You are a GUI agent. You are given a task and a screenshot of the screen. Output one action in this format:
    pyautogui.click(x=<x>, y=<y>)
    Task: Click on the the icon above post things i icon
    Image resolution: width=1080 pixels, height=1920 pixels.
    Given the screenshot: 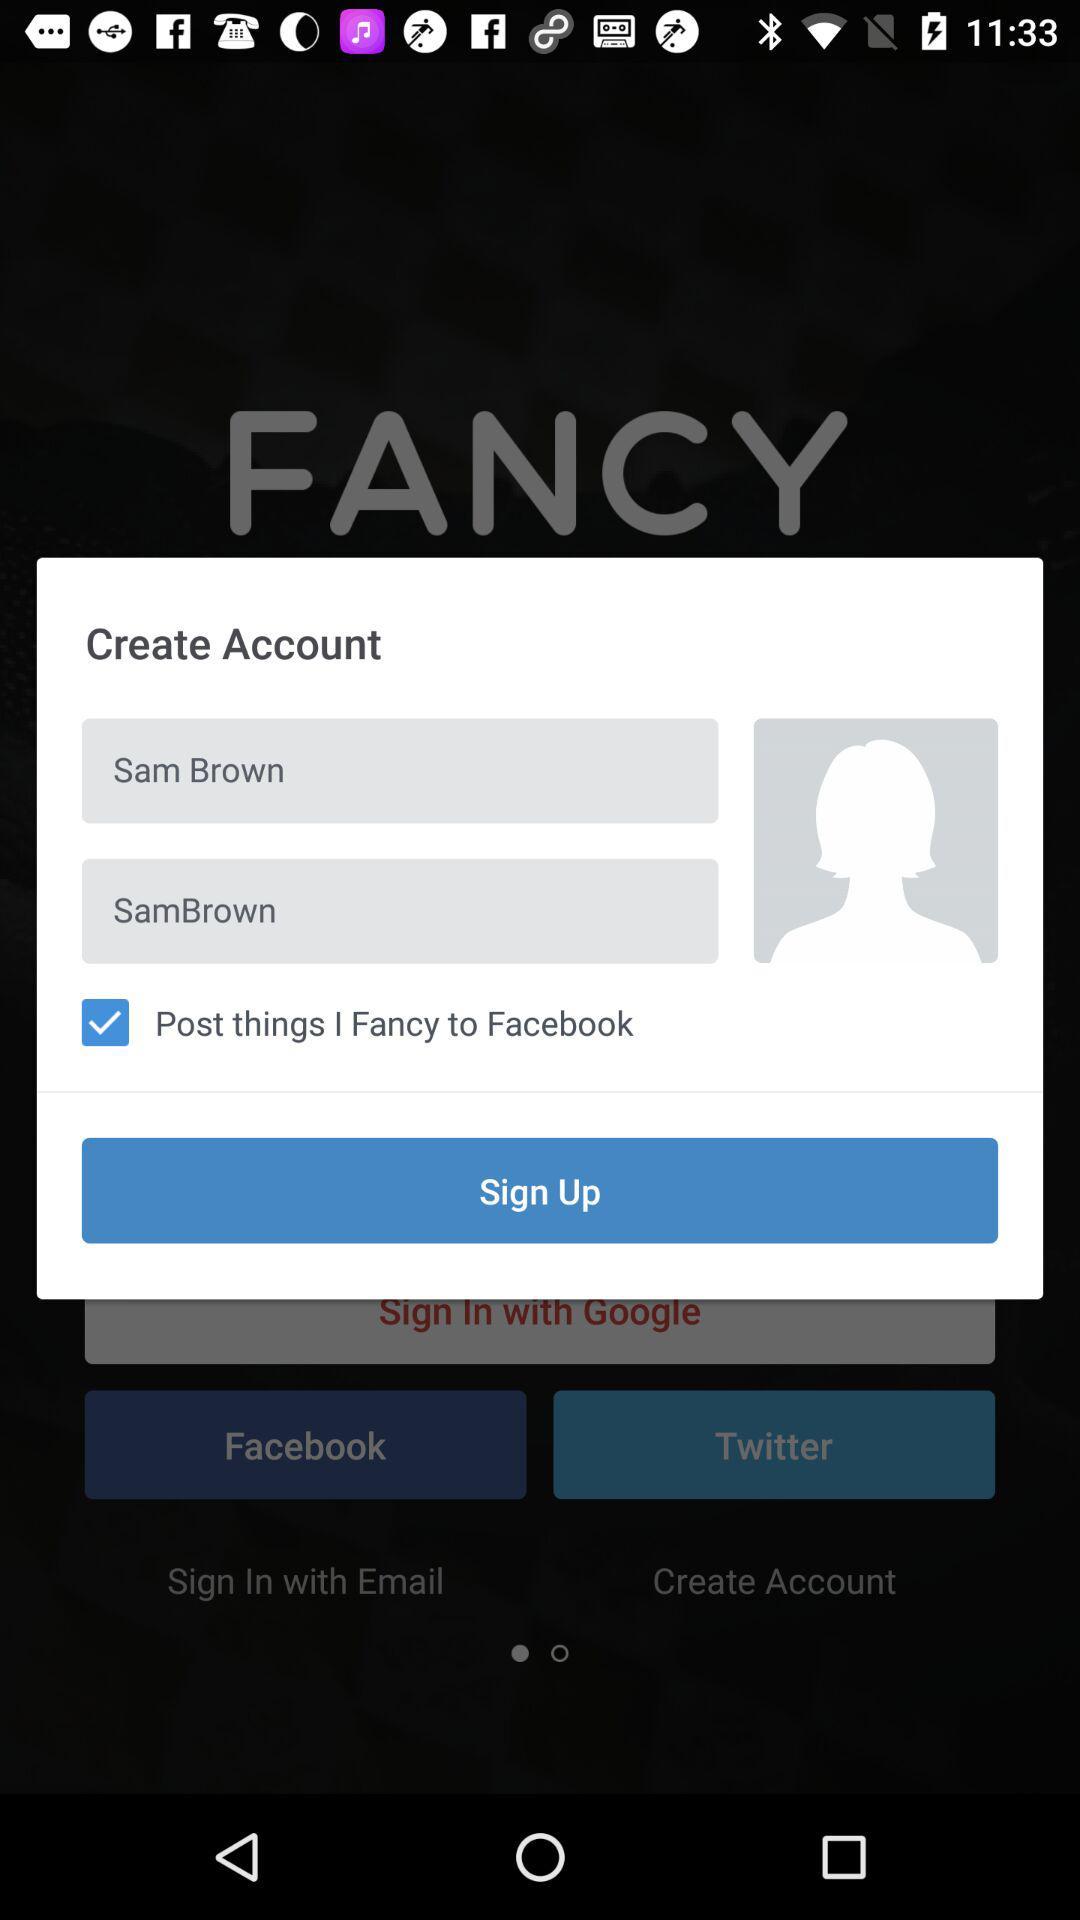 What is the action you would take?
    pyautogui.click(x=874, y=840)
    